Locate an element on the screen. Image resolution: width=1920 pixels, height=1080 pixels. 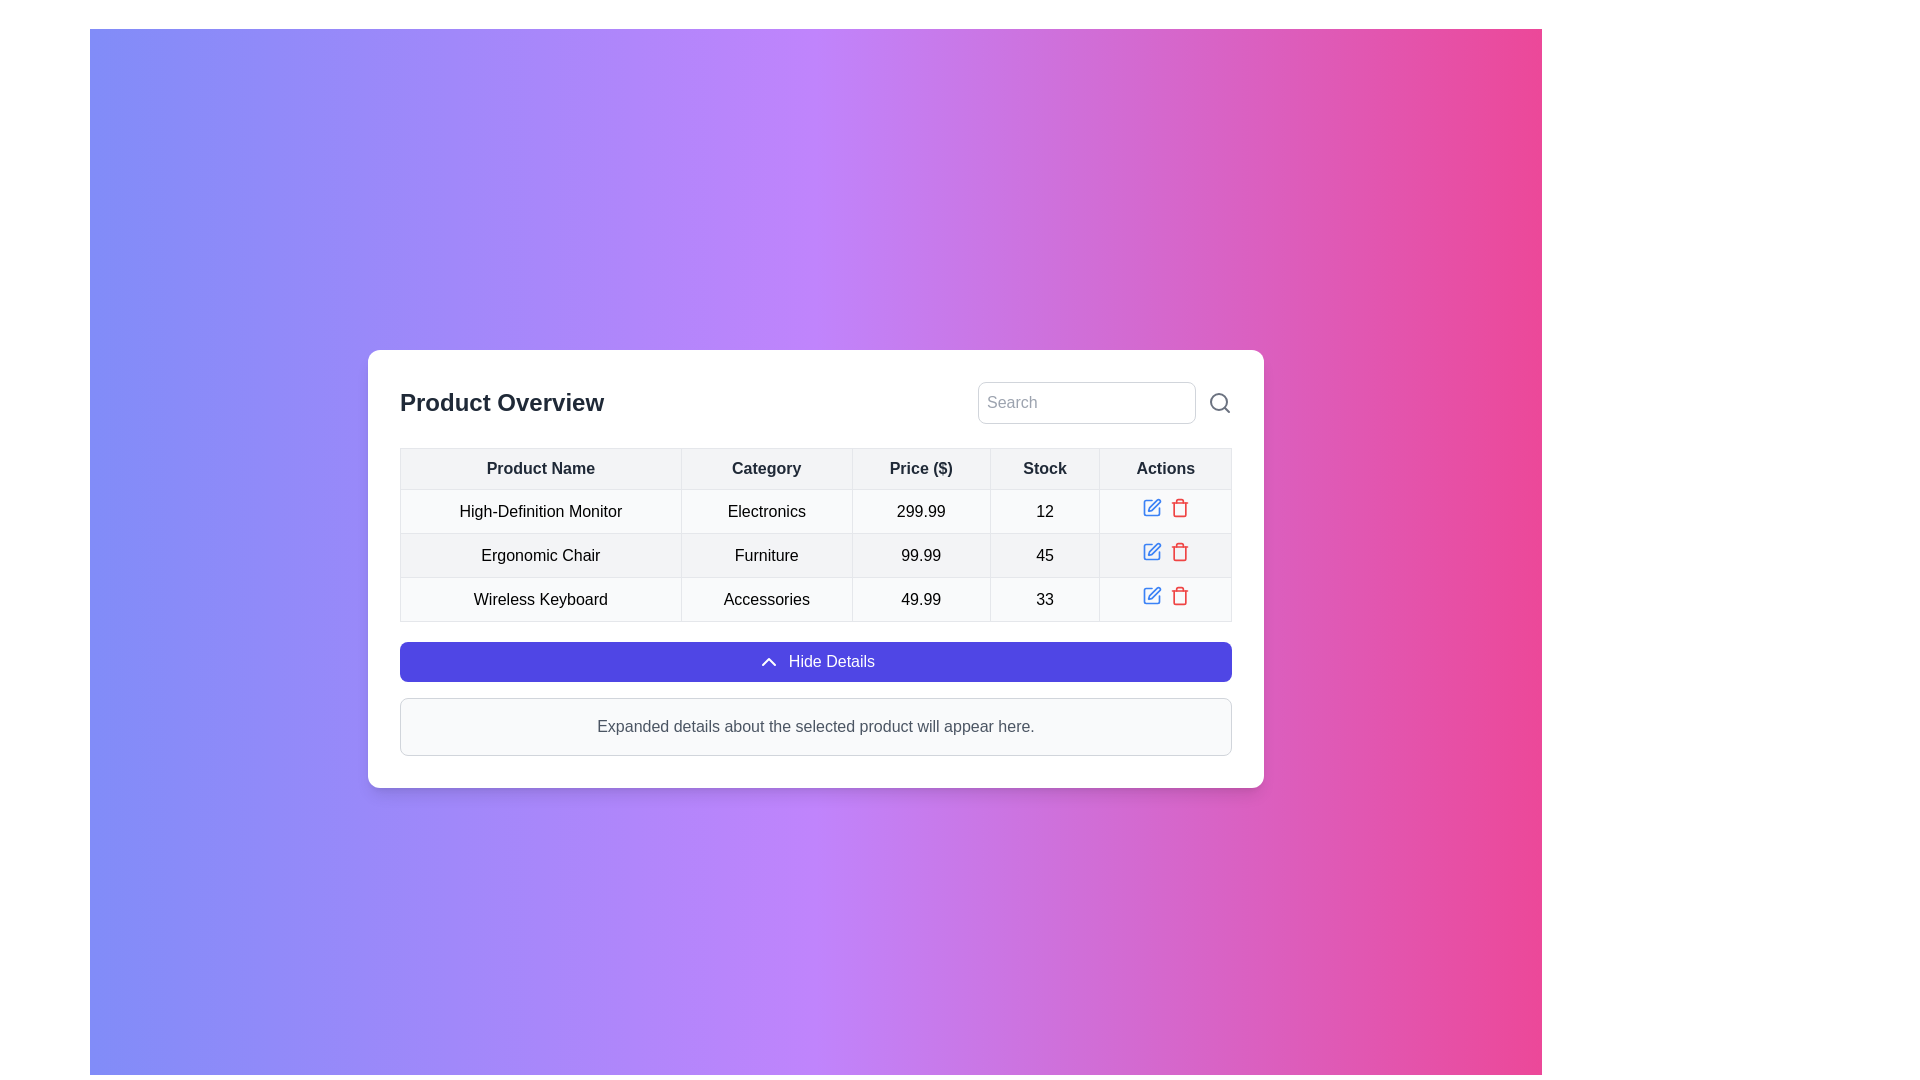
the delete icon button located in the bottom row of the 'Actions' column in the table is located at coordinates (1179, 551).